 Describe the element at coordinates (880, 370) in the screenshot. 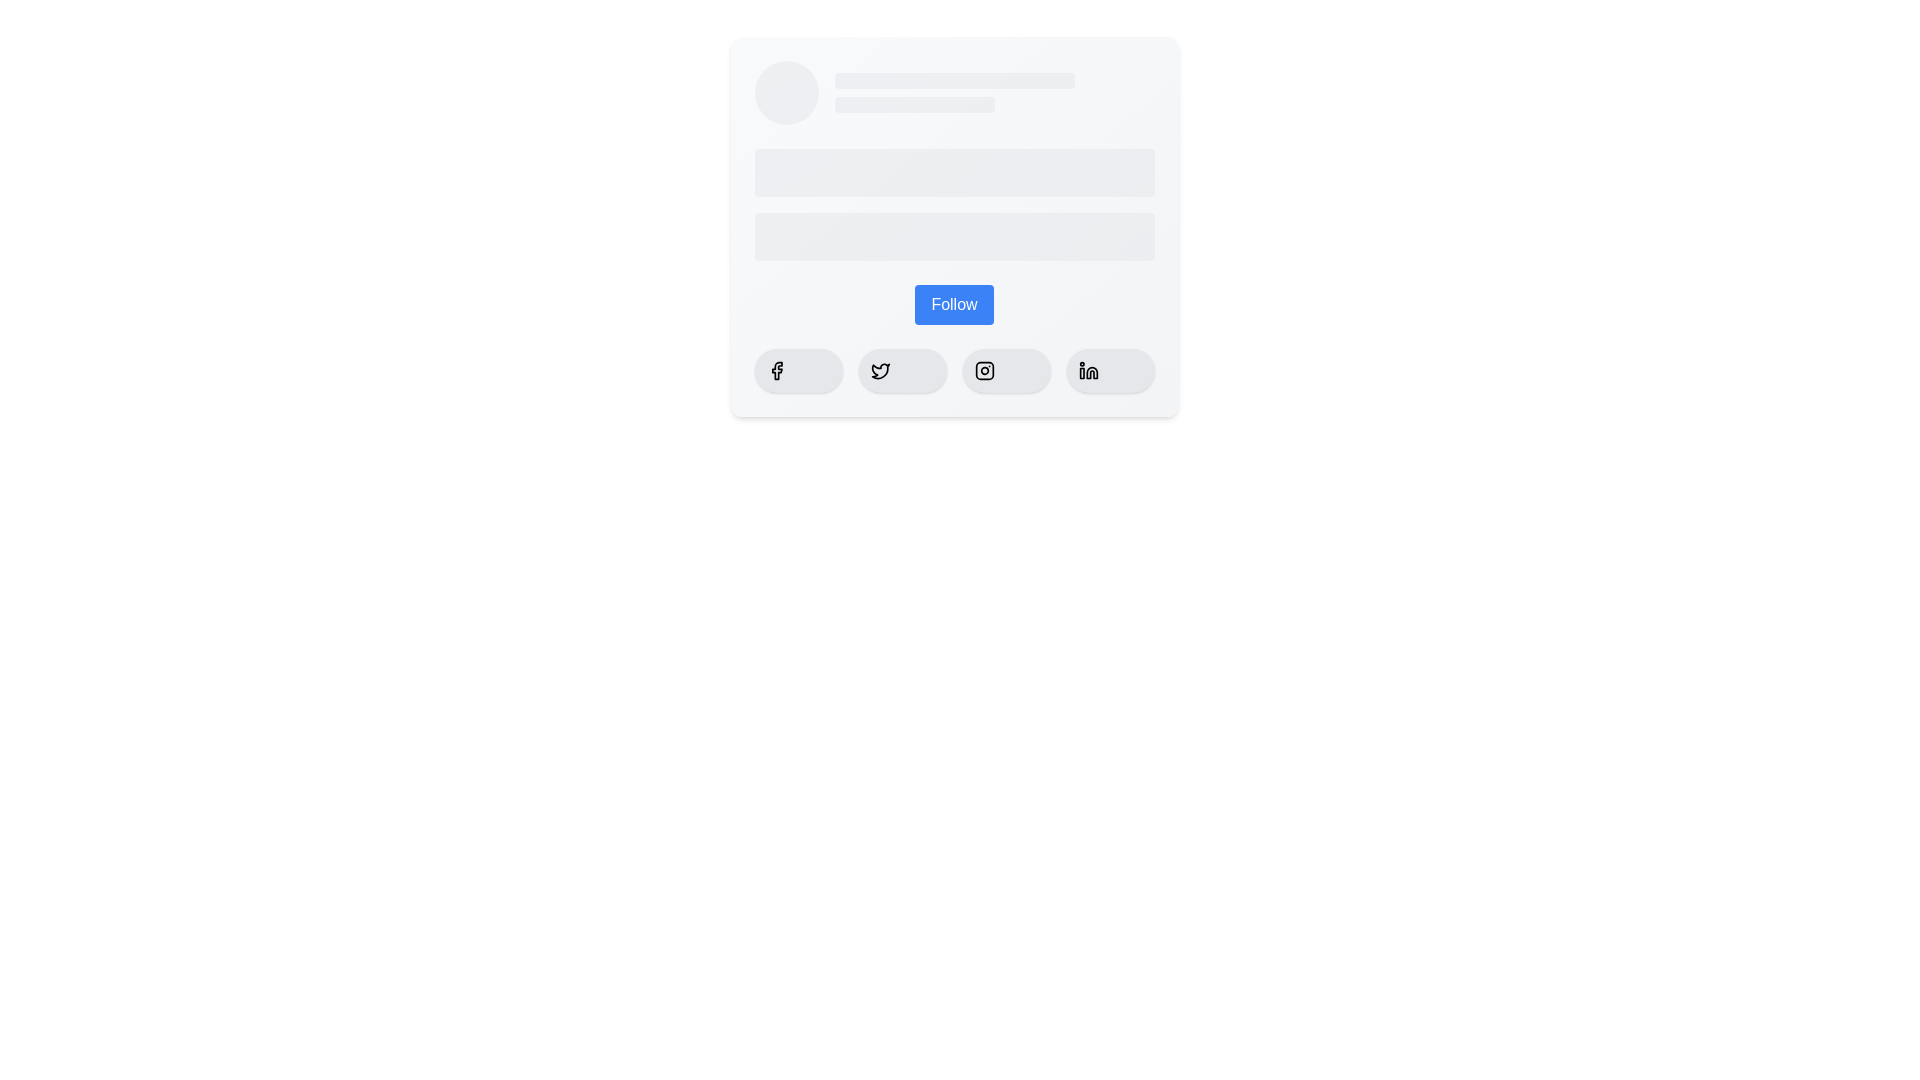

I see `the Twitter icon, which is a simplistic bird logo located within a circular button` at that location.